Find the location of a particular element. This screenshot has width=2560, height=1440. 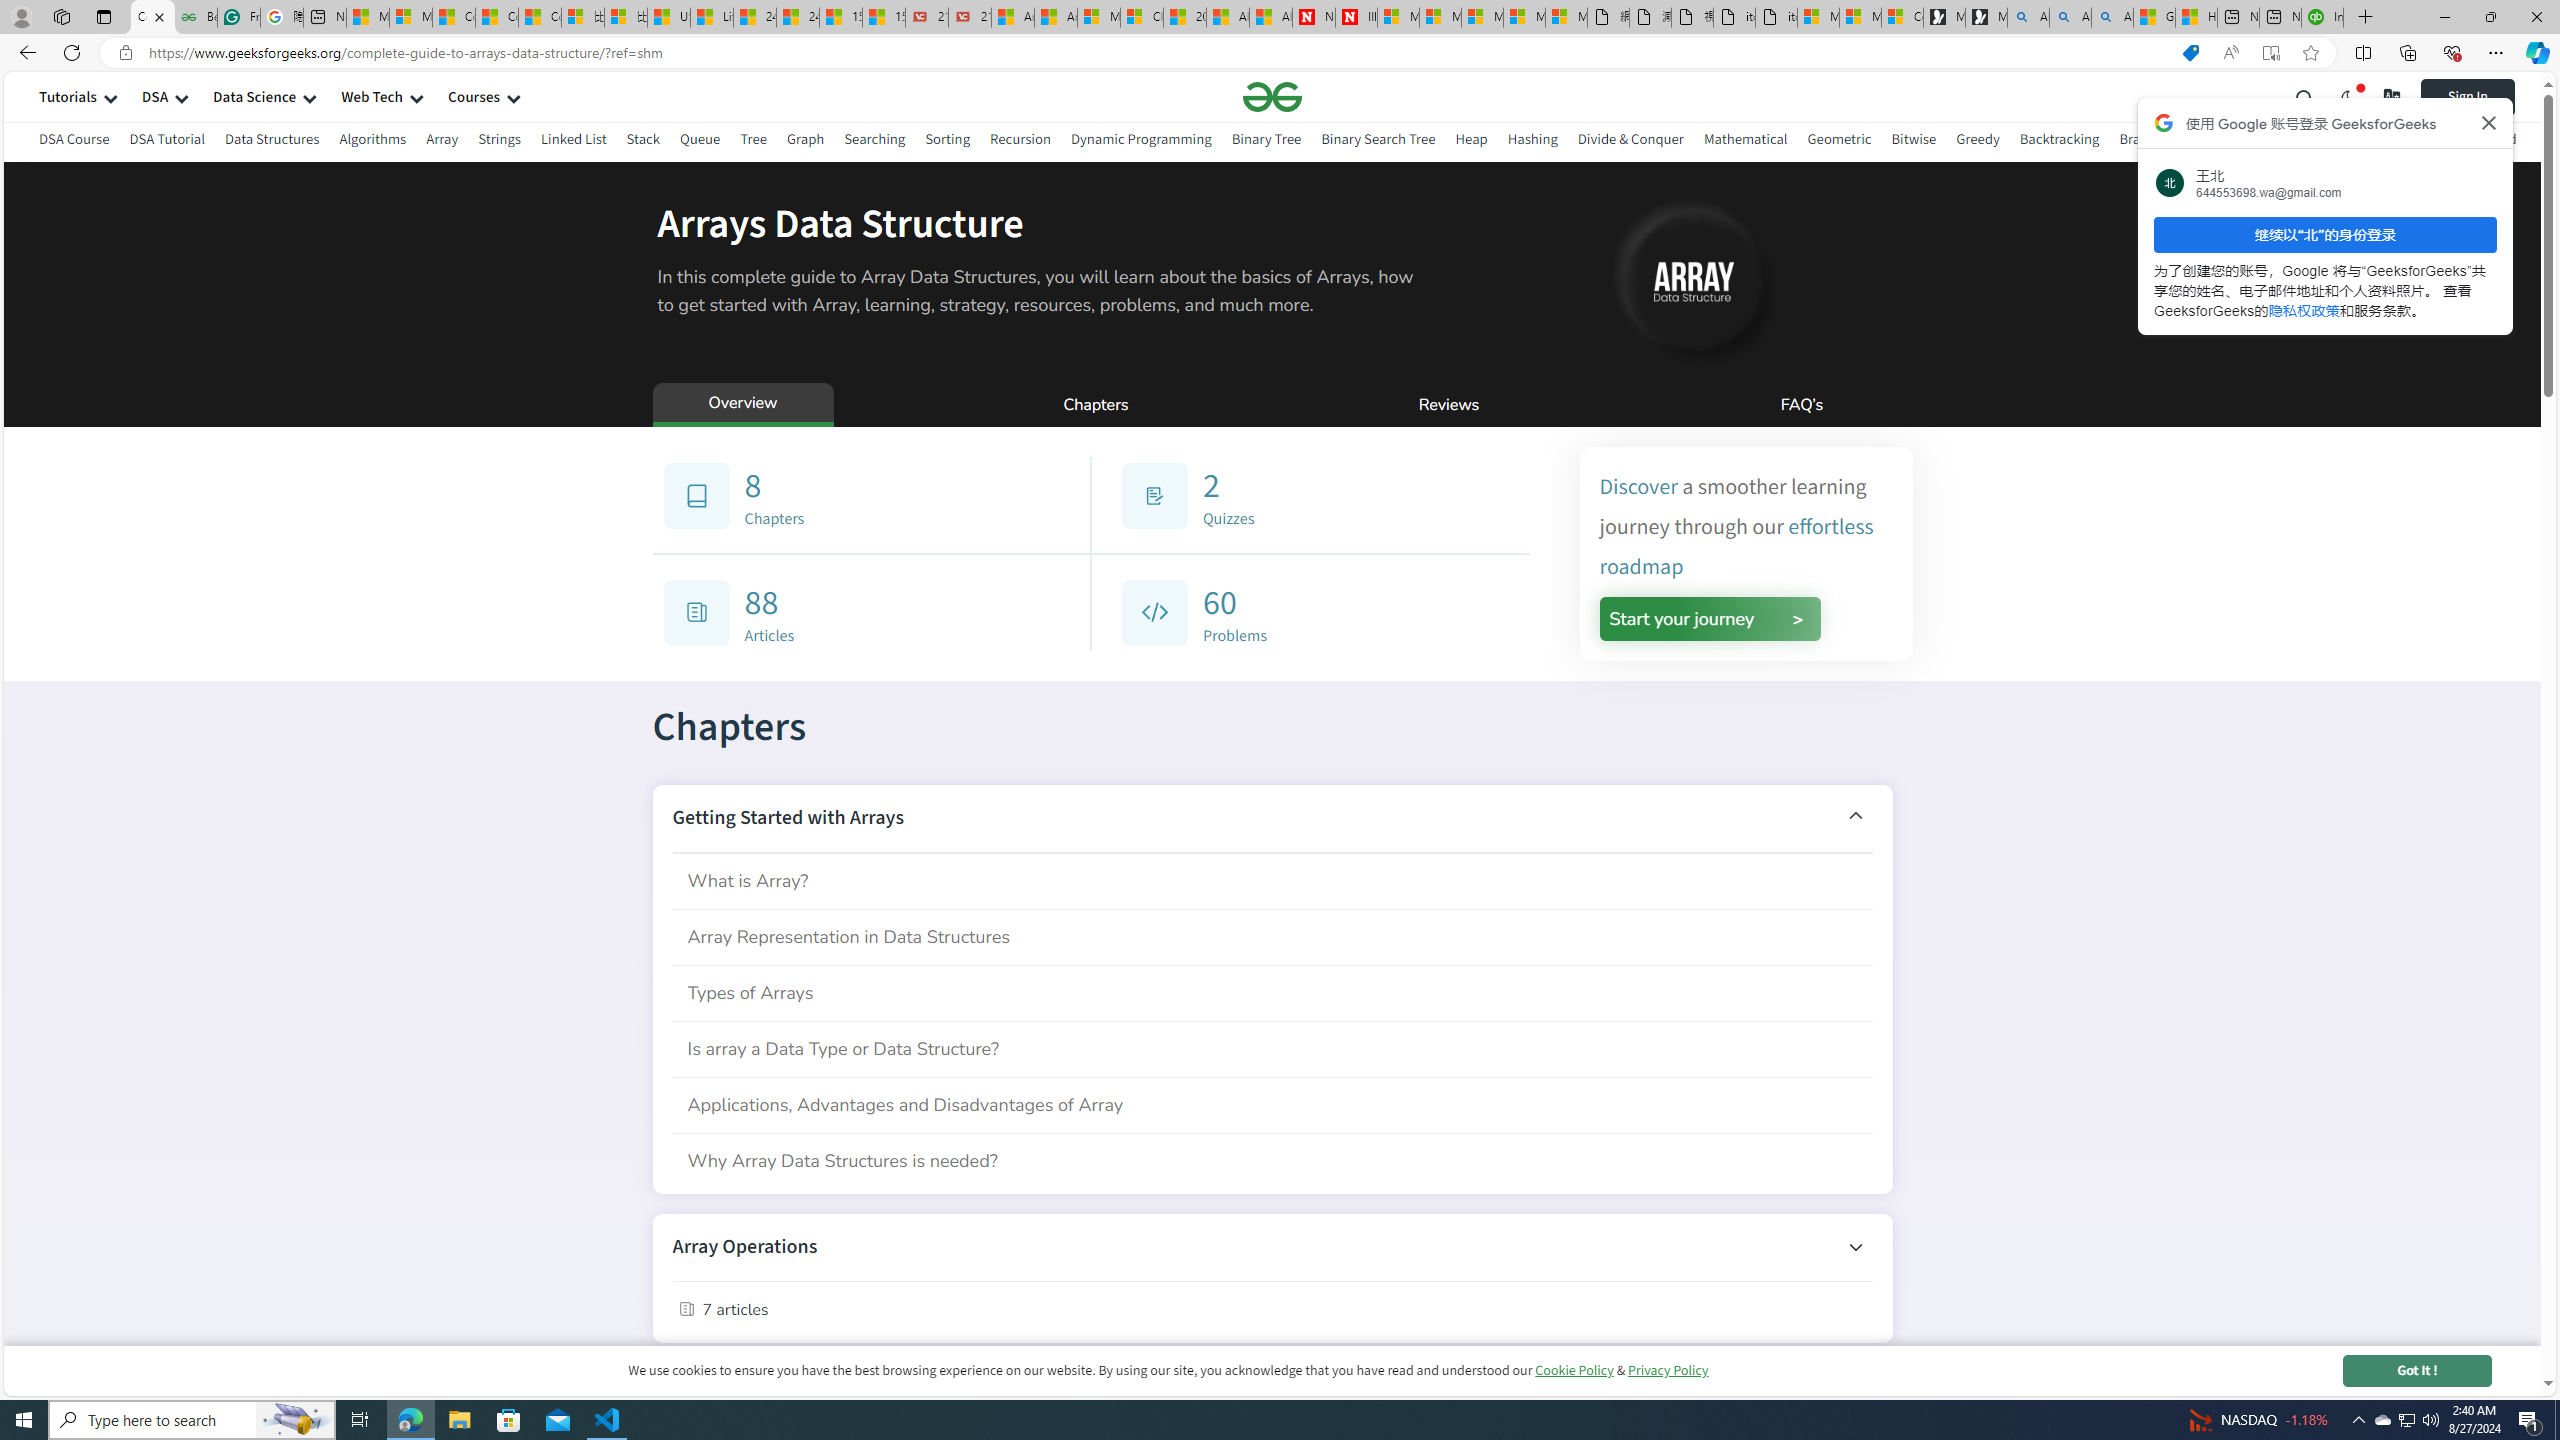

'Backtracking' is located at coordinates (2058, 141).